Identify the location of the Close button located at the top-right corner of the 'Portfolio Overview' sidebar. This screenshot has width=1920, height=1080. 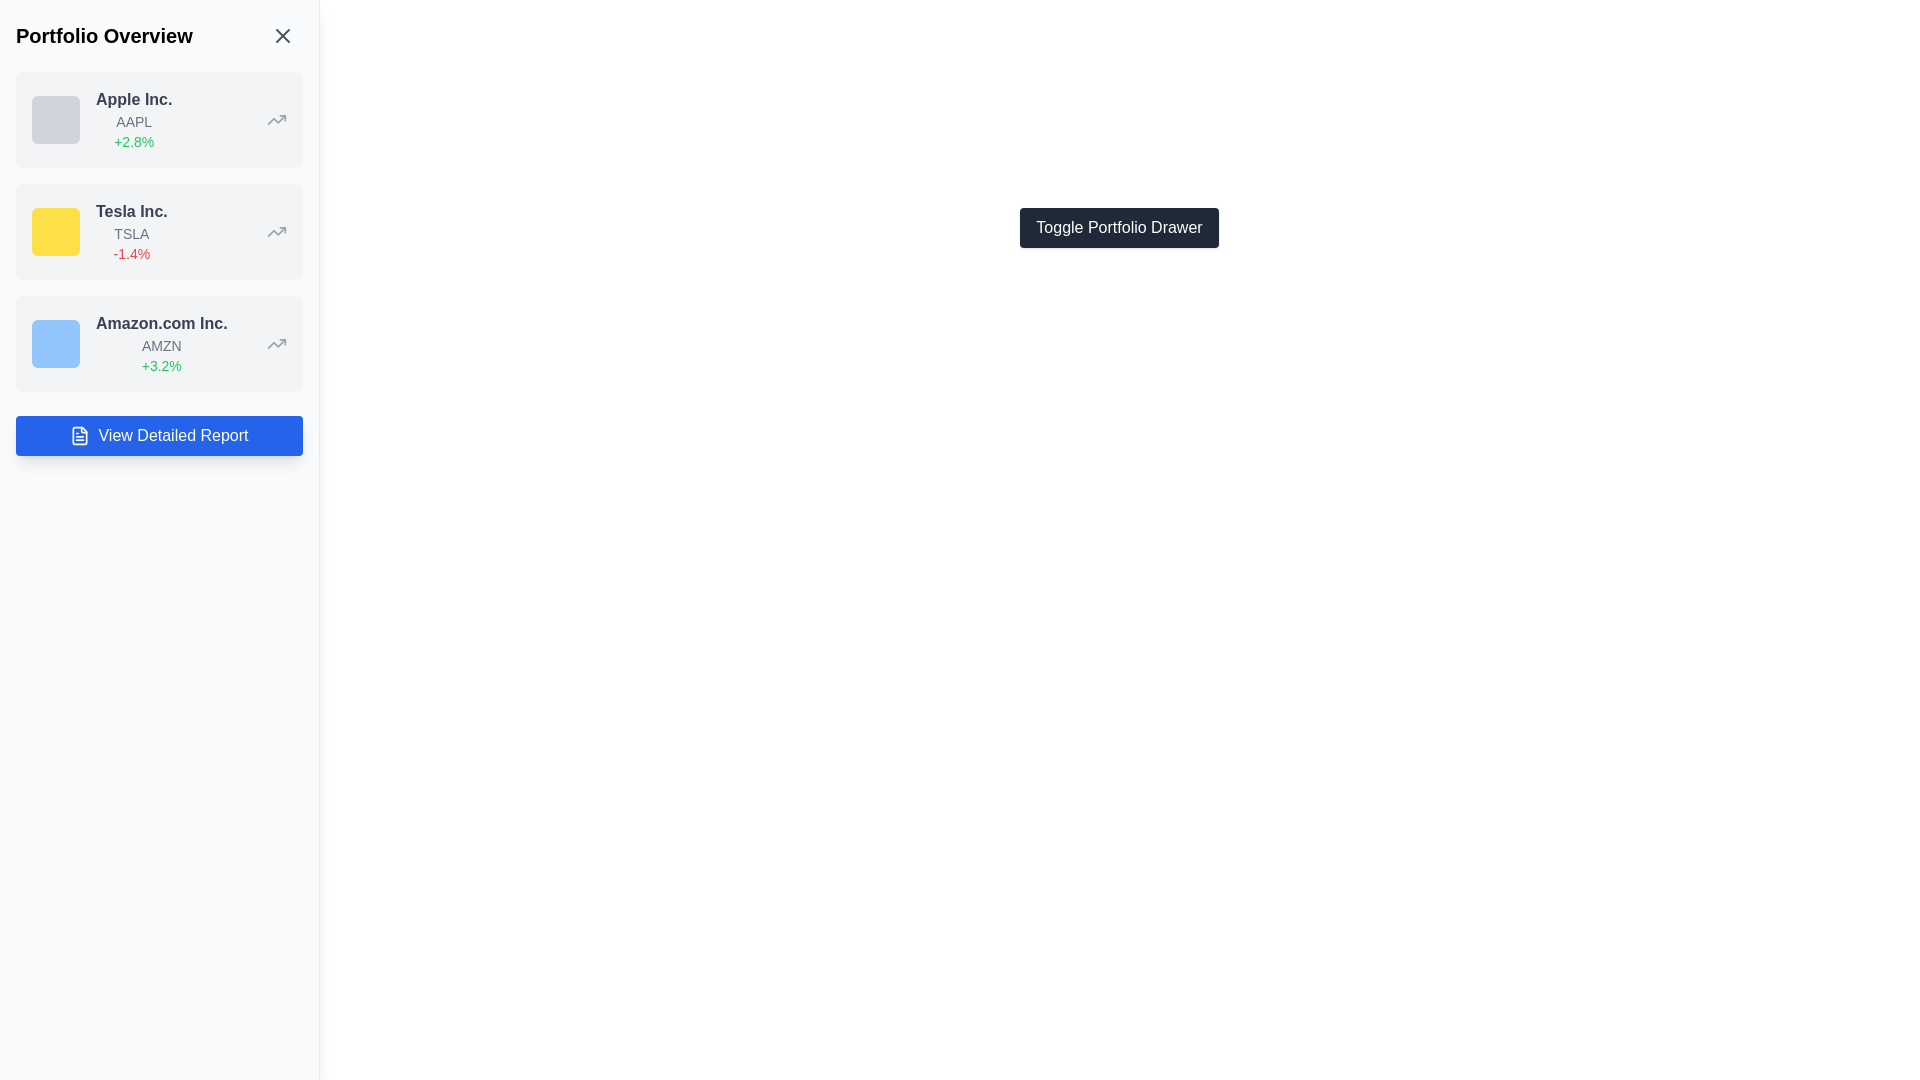
(282, 35).